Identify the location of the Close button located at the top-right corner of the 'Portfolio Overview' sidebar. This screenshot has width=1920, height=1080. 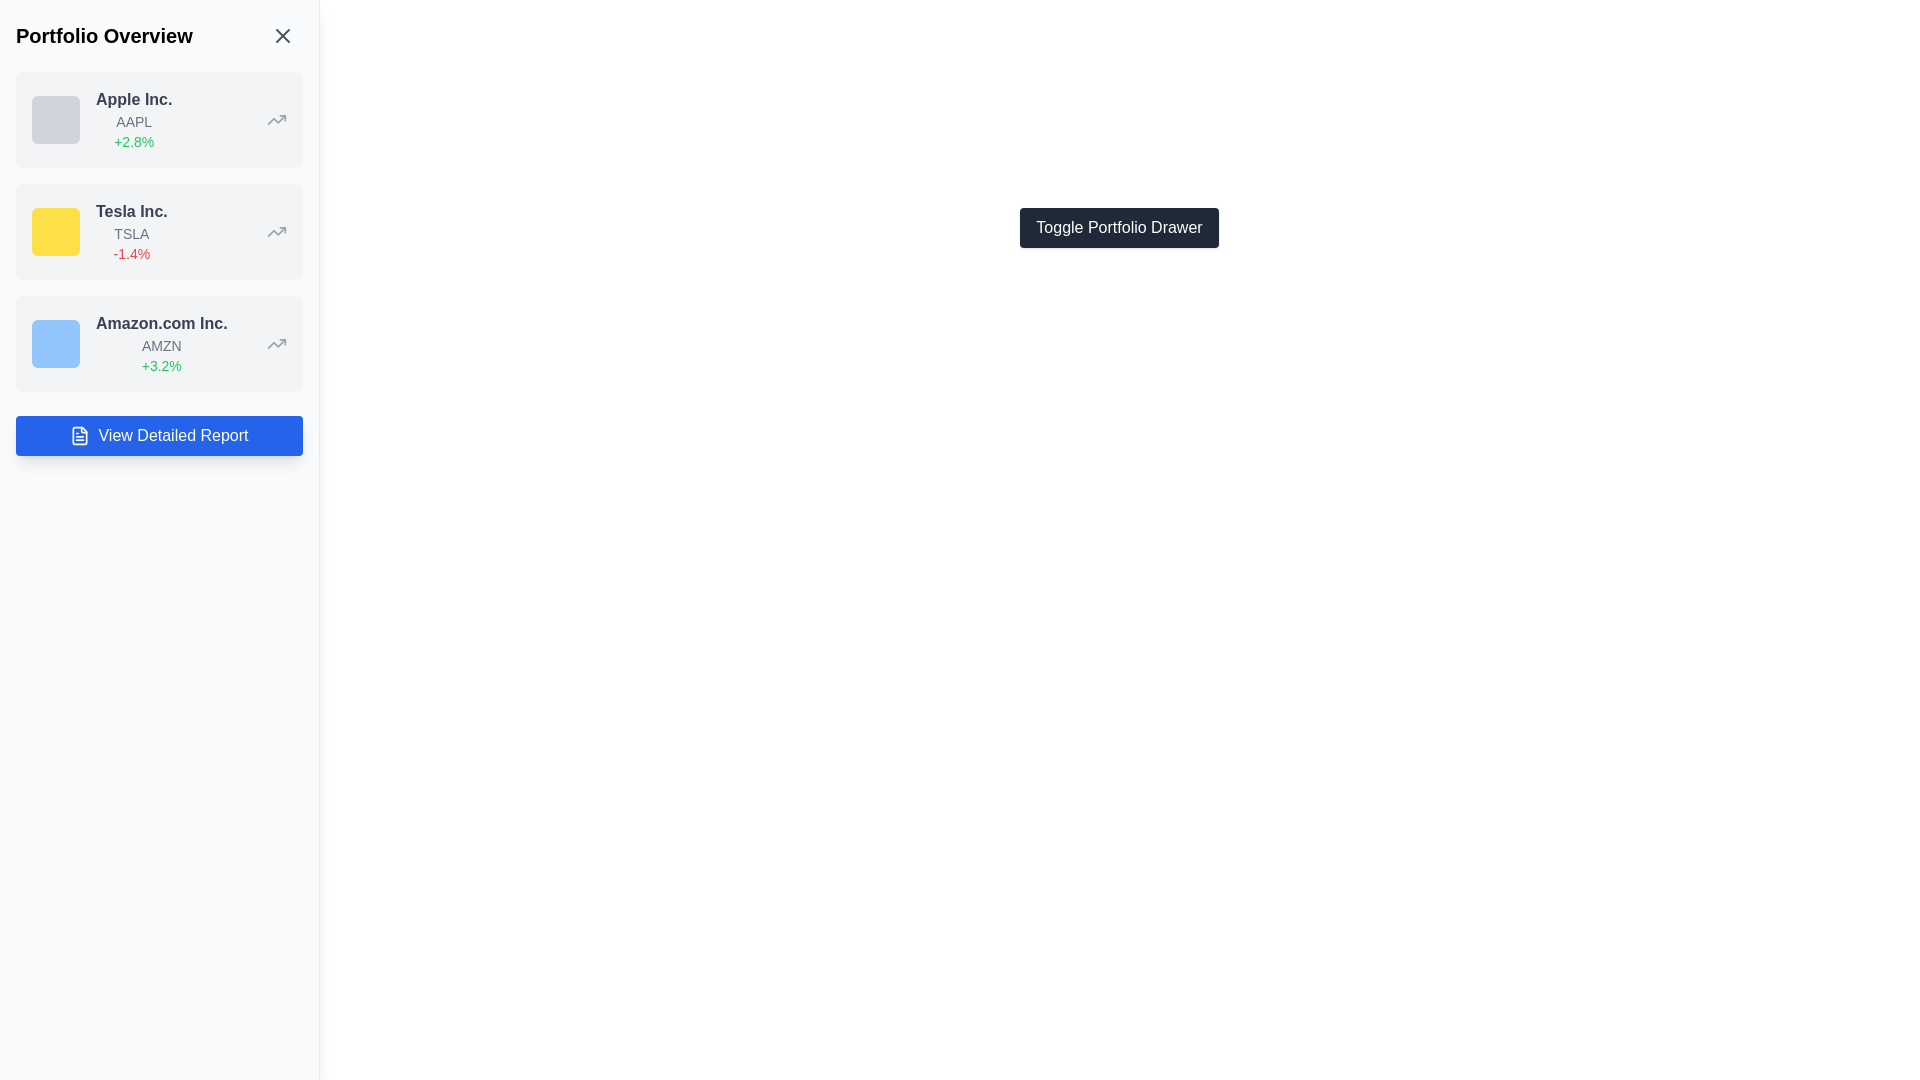
(282, 35).